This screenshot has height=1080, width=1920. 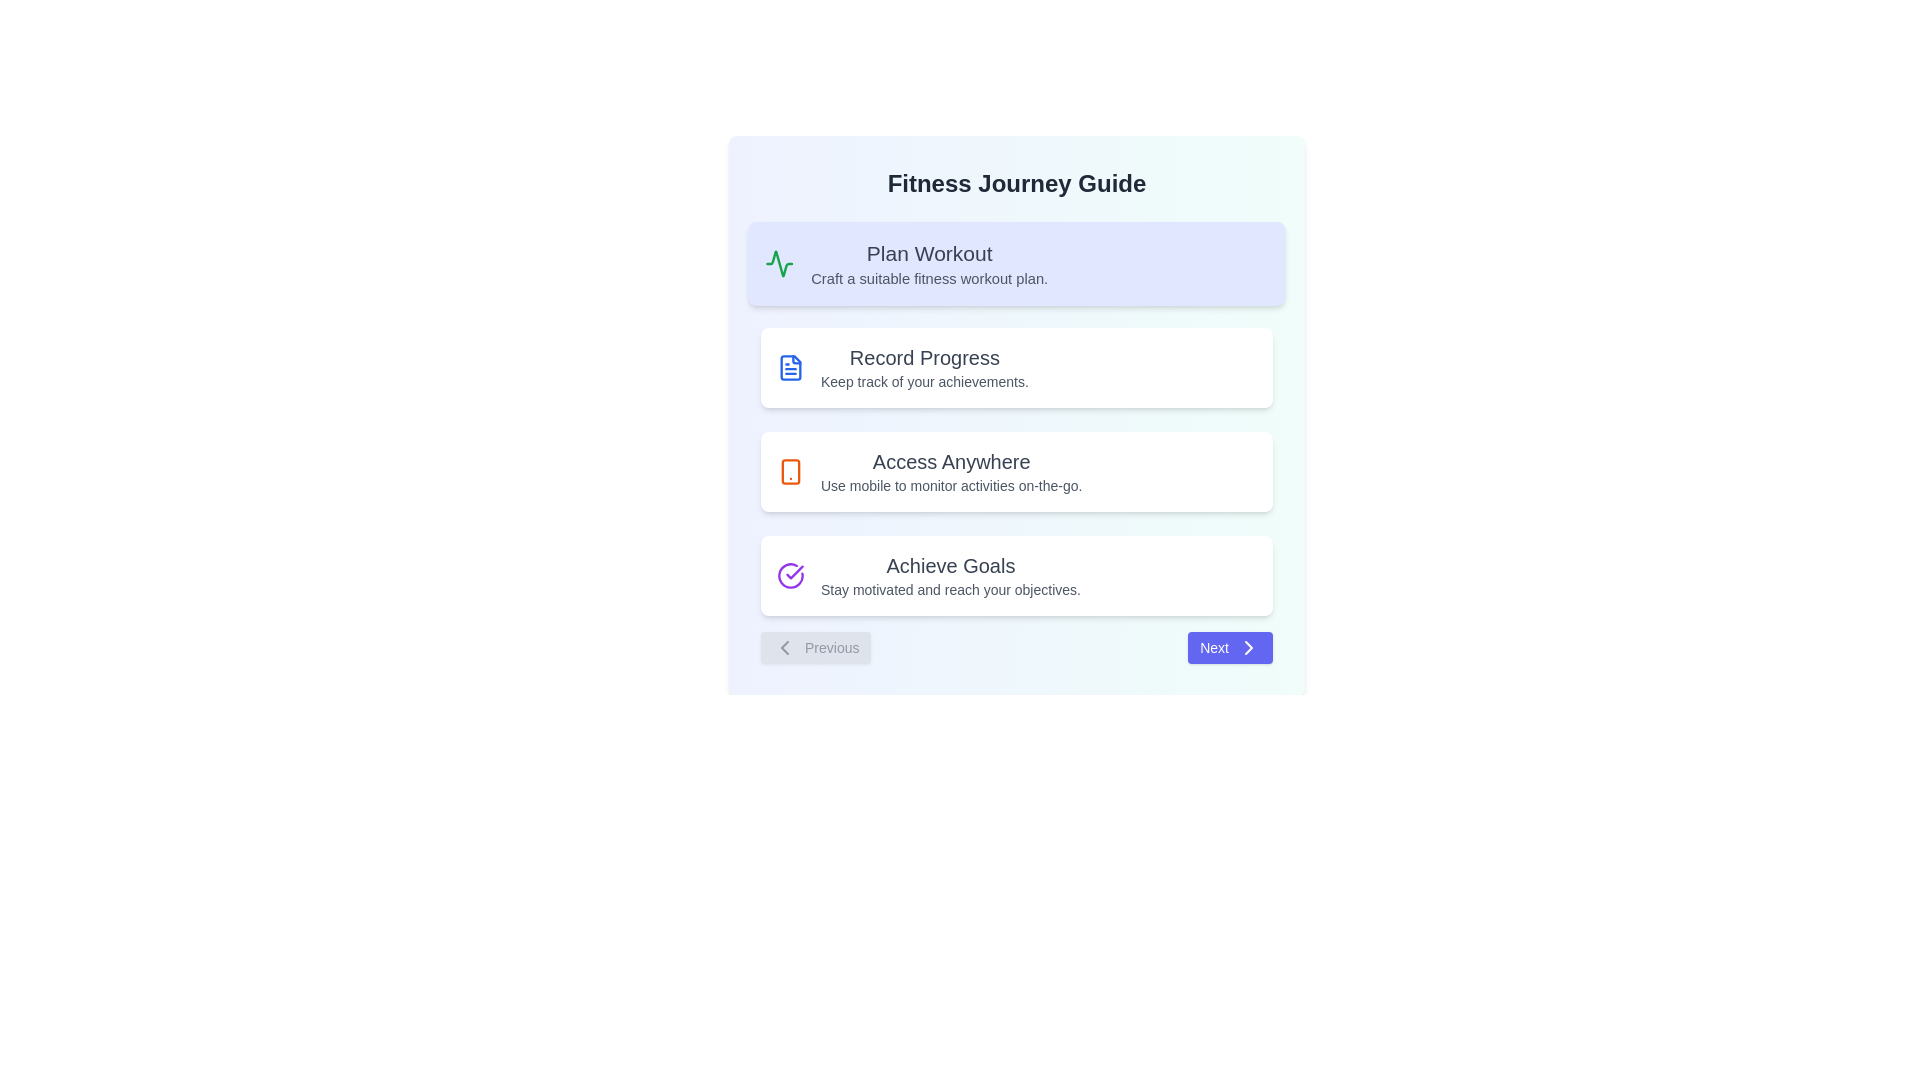 What do you see at coordinates (950, 471) in the screenshot?
I see `the 'Access Anywhere' text block, which displays a title in a larger font and a description in smaller grayish text, positioned centrally between 'Record Progress' and 'Achieve Goals'` at bounding box center [950, 471].